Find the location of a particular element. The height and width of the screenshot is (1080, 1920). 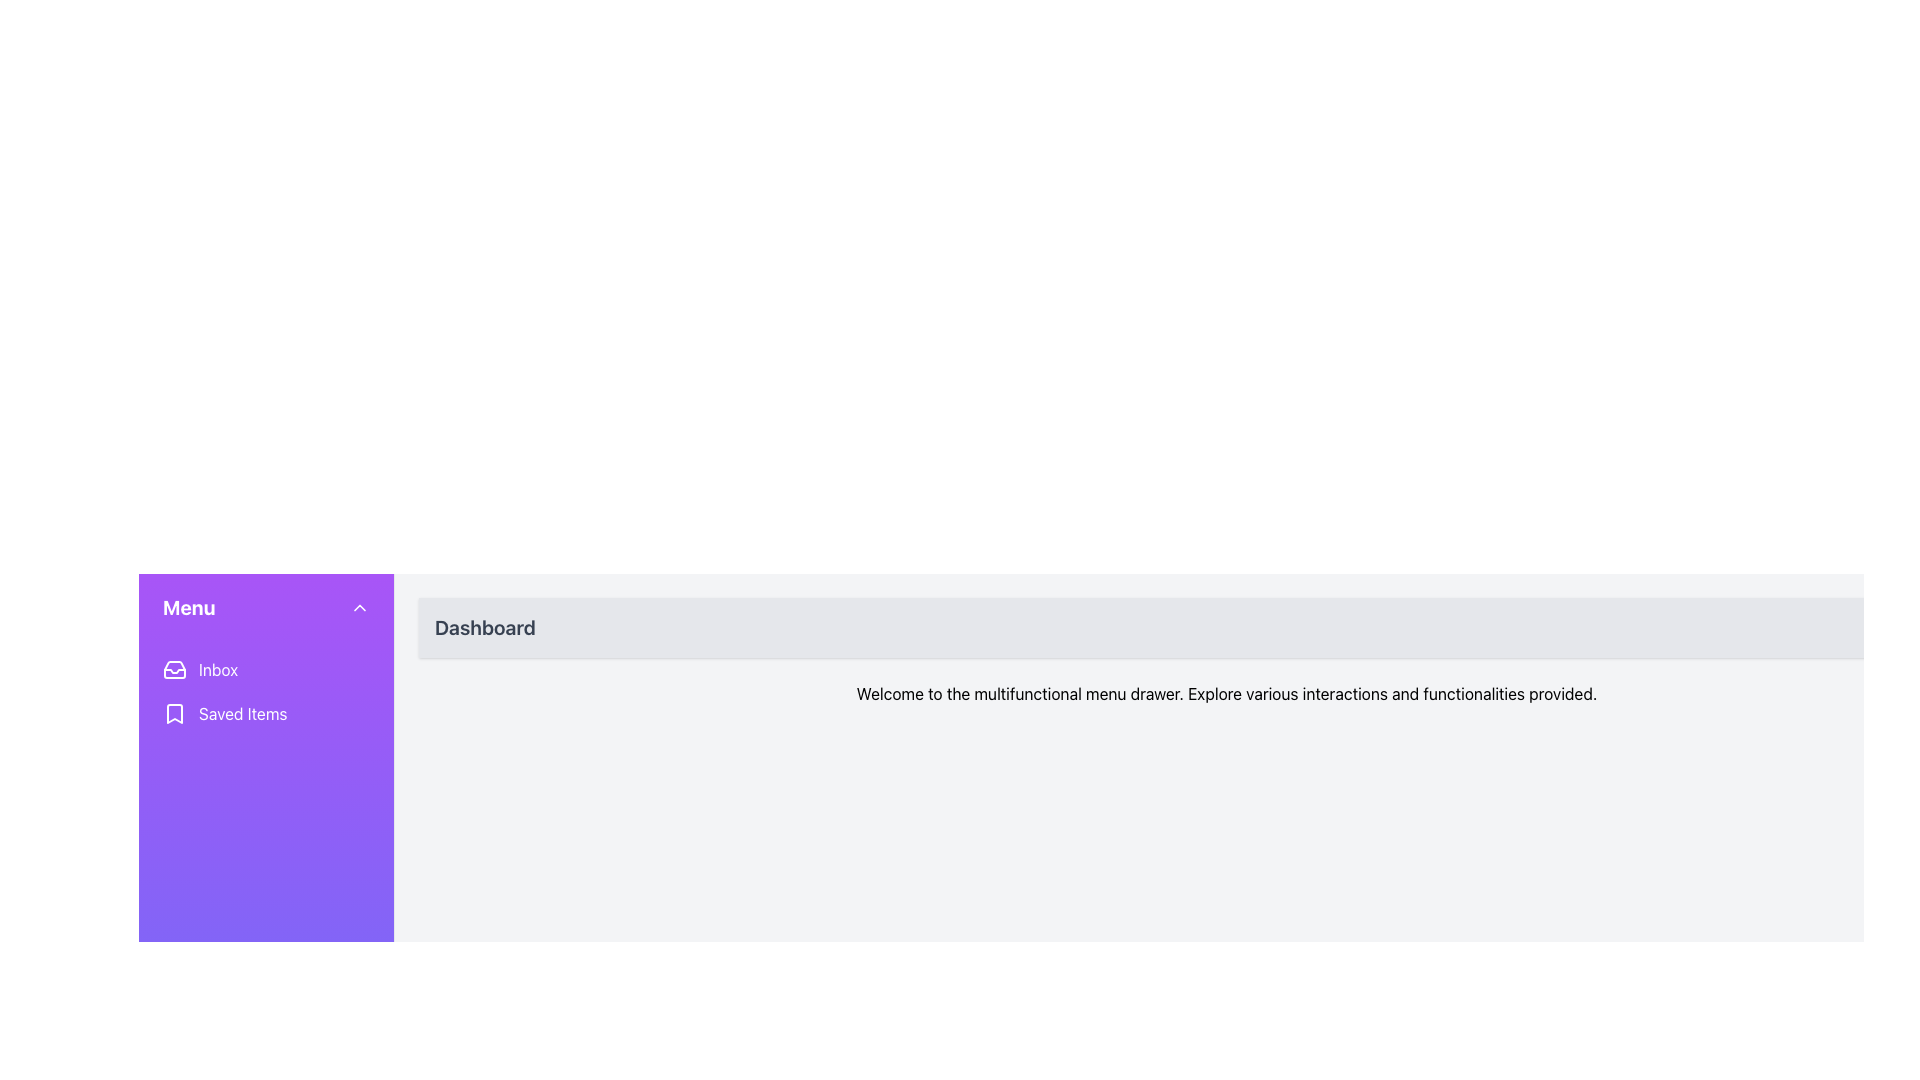

the 'Inbox' menu icon located in the sidebar, which is the leftmost icon above the text label 'Inbox' is located at coordinates (174, 670).